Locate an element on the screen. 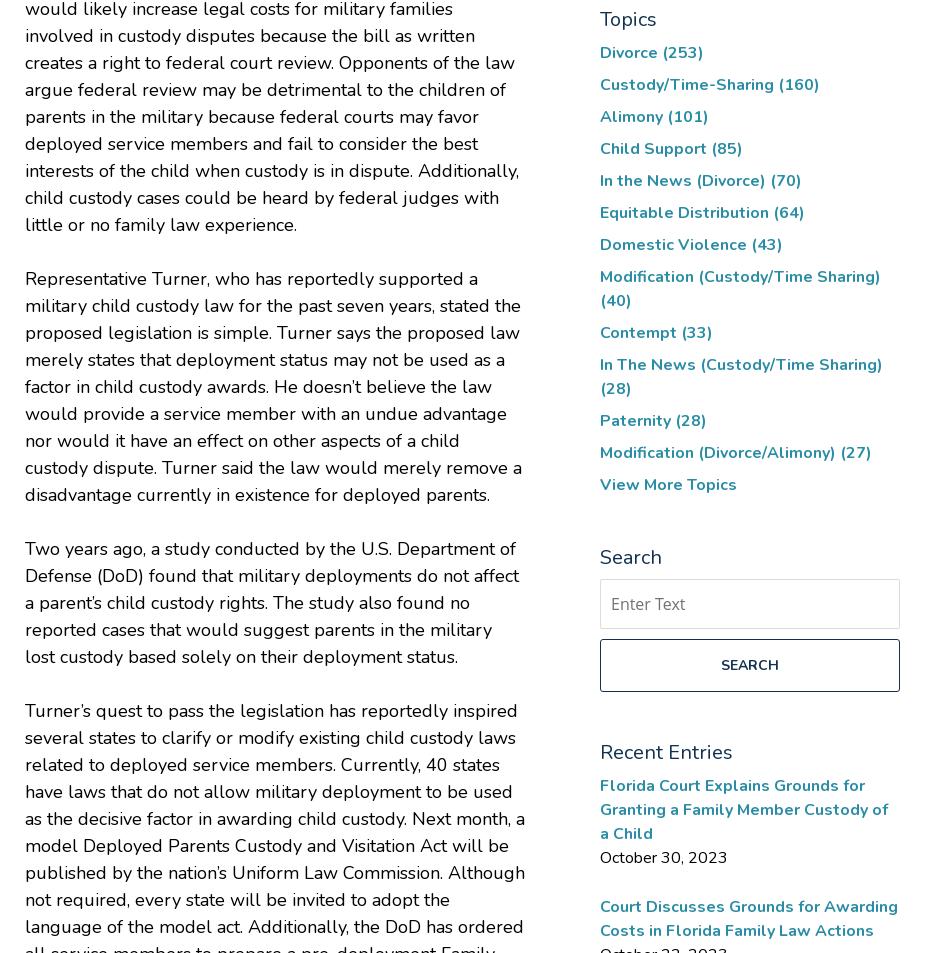 The image size is (950, 953). 'Representative Turner, who has reportedly supported a military child custody law for the past seven years, stated the proposed legislation is simple.  Turner says the proposed law merely states that deployment status may not be used as a factor in child custody awards.  He doesn’t believe the law would provide a service member with an undue advantage nor would it have an effect on other aspects of a child custody dispute.  Turner said the law would merely remove a disadvantage currently in existence for deployed parents.' is located at coordinates (272, 384).